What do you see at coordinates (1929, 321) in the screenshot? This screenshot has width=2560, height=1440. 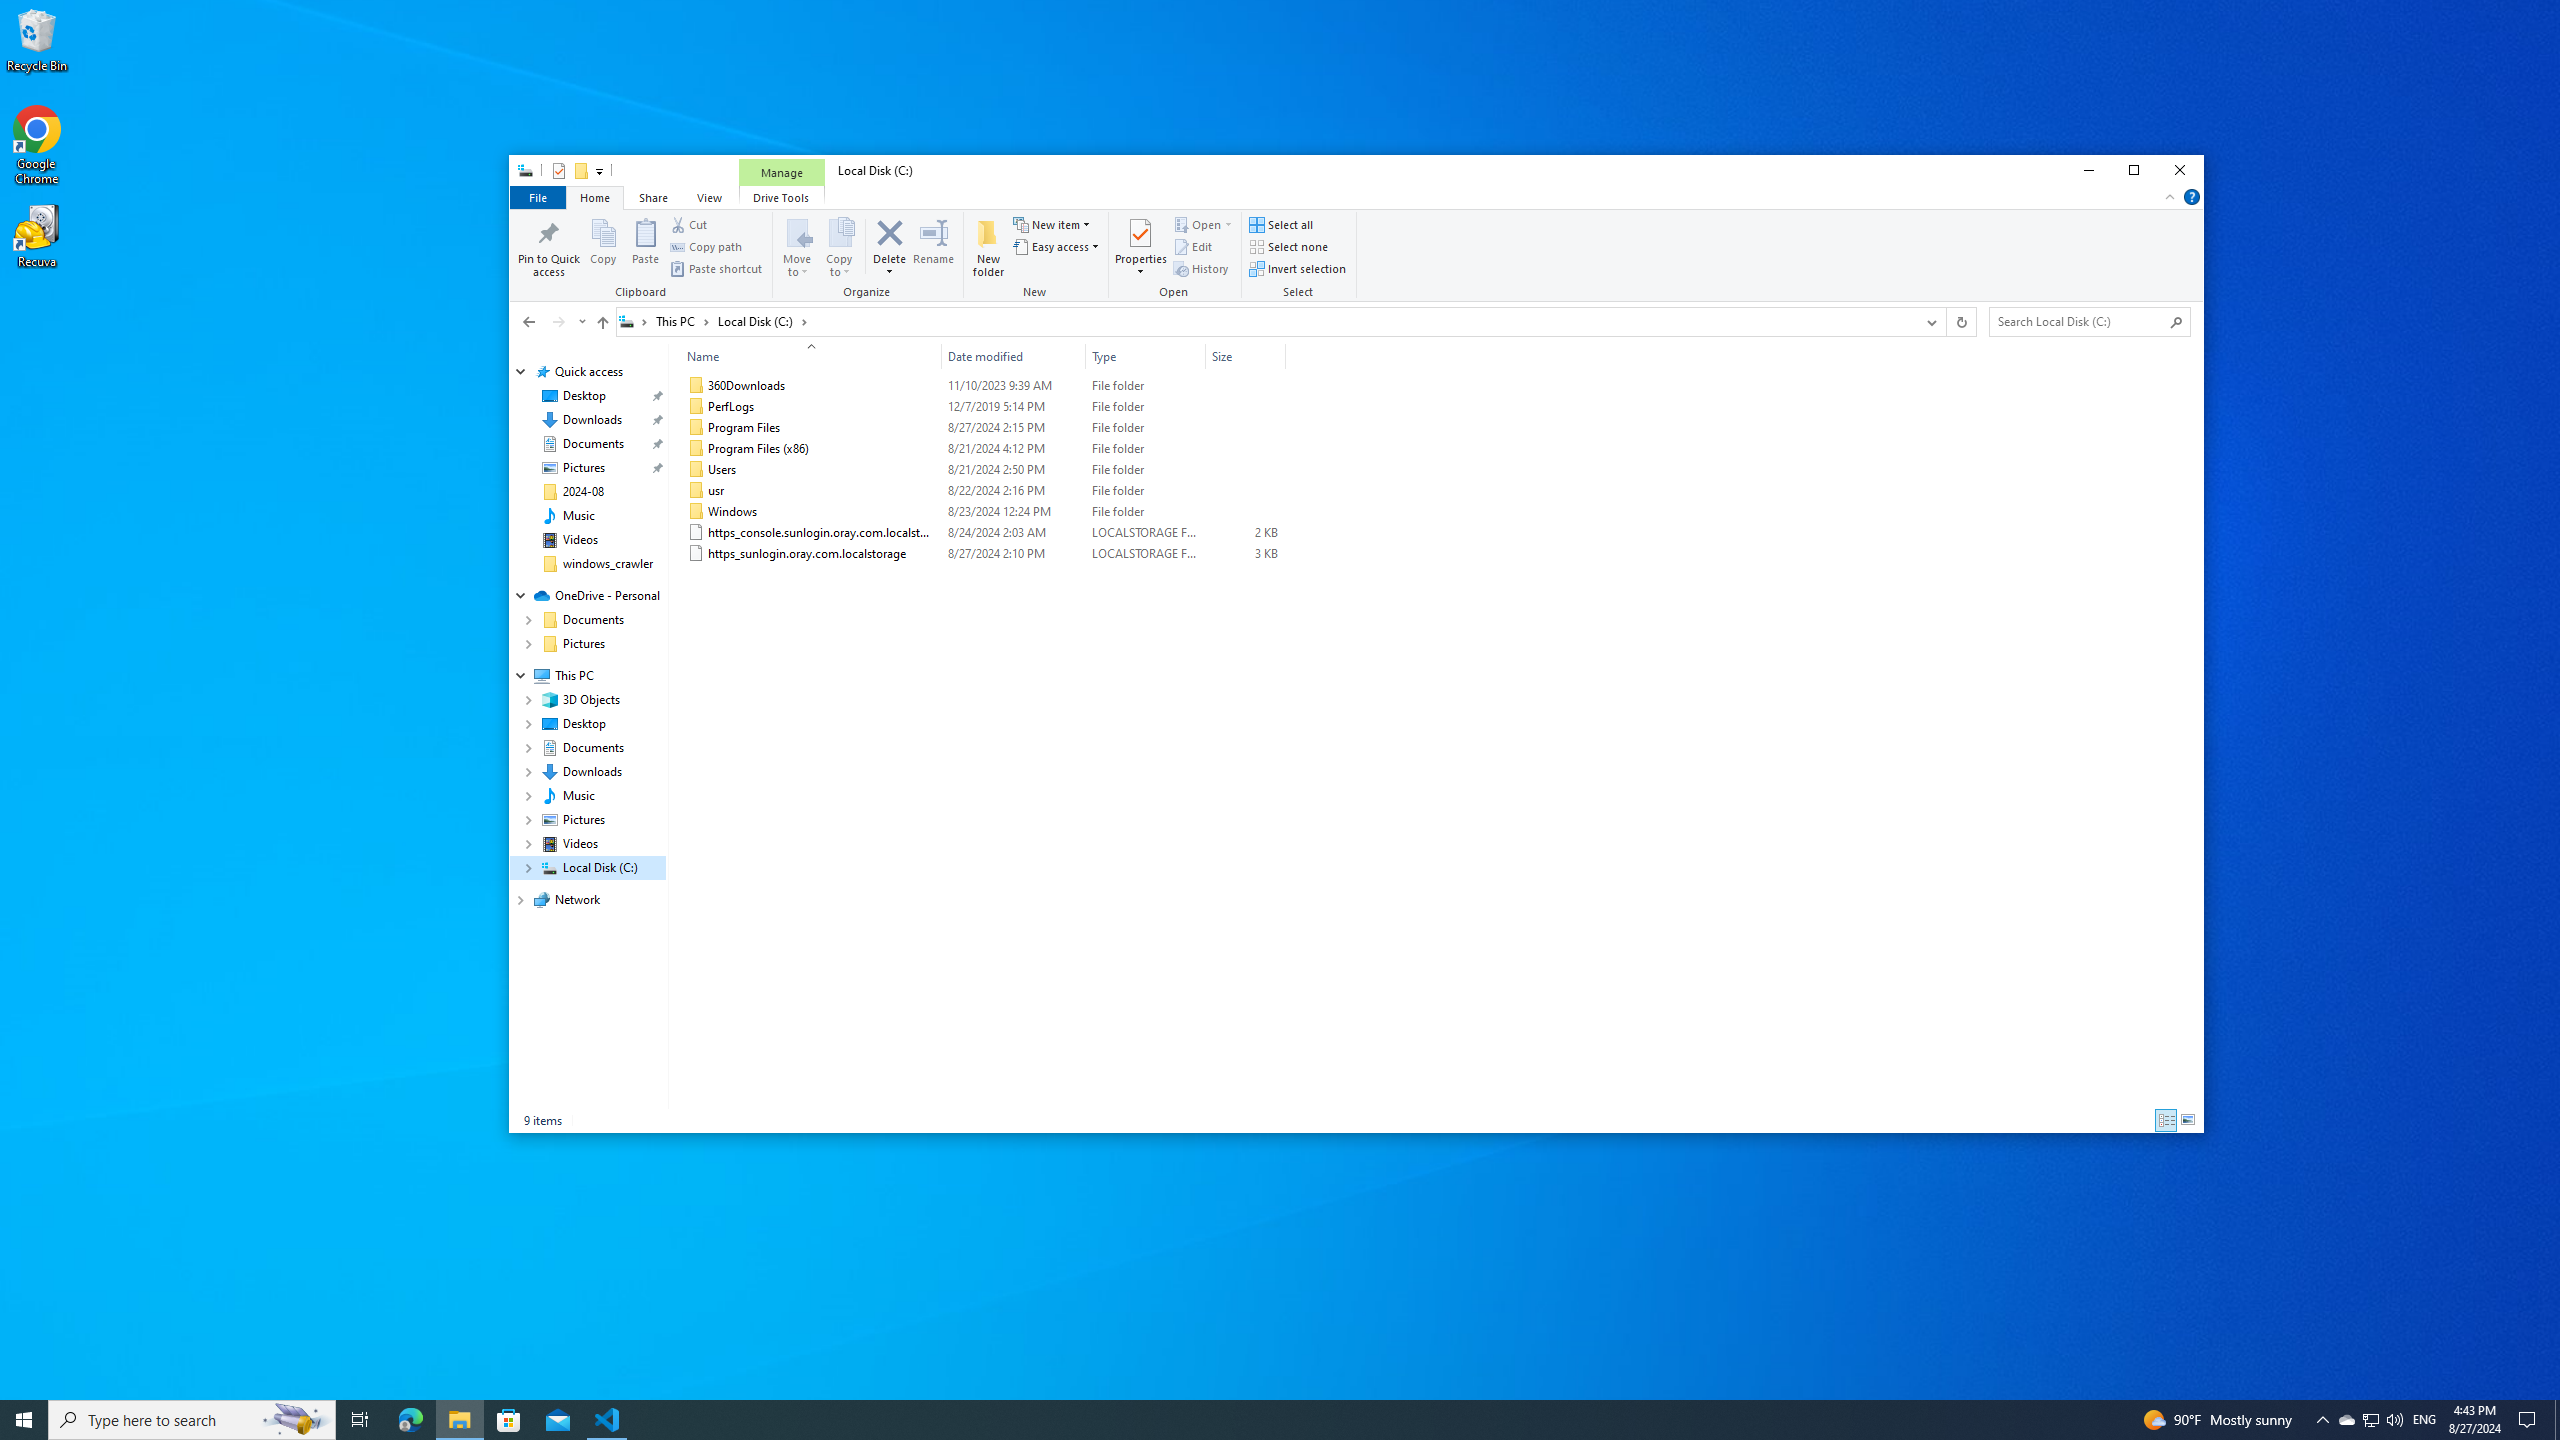 I see `'Previous Locations'` at bounding box center [1929, 321].